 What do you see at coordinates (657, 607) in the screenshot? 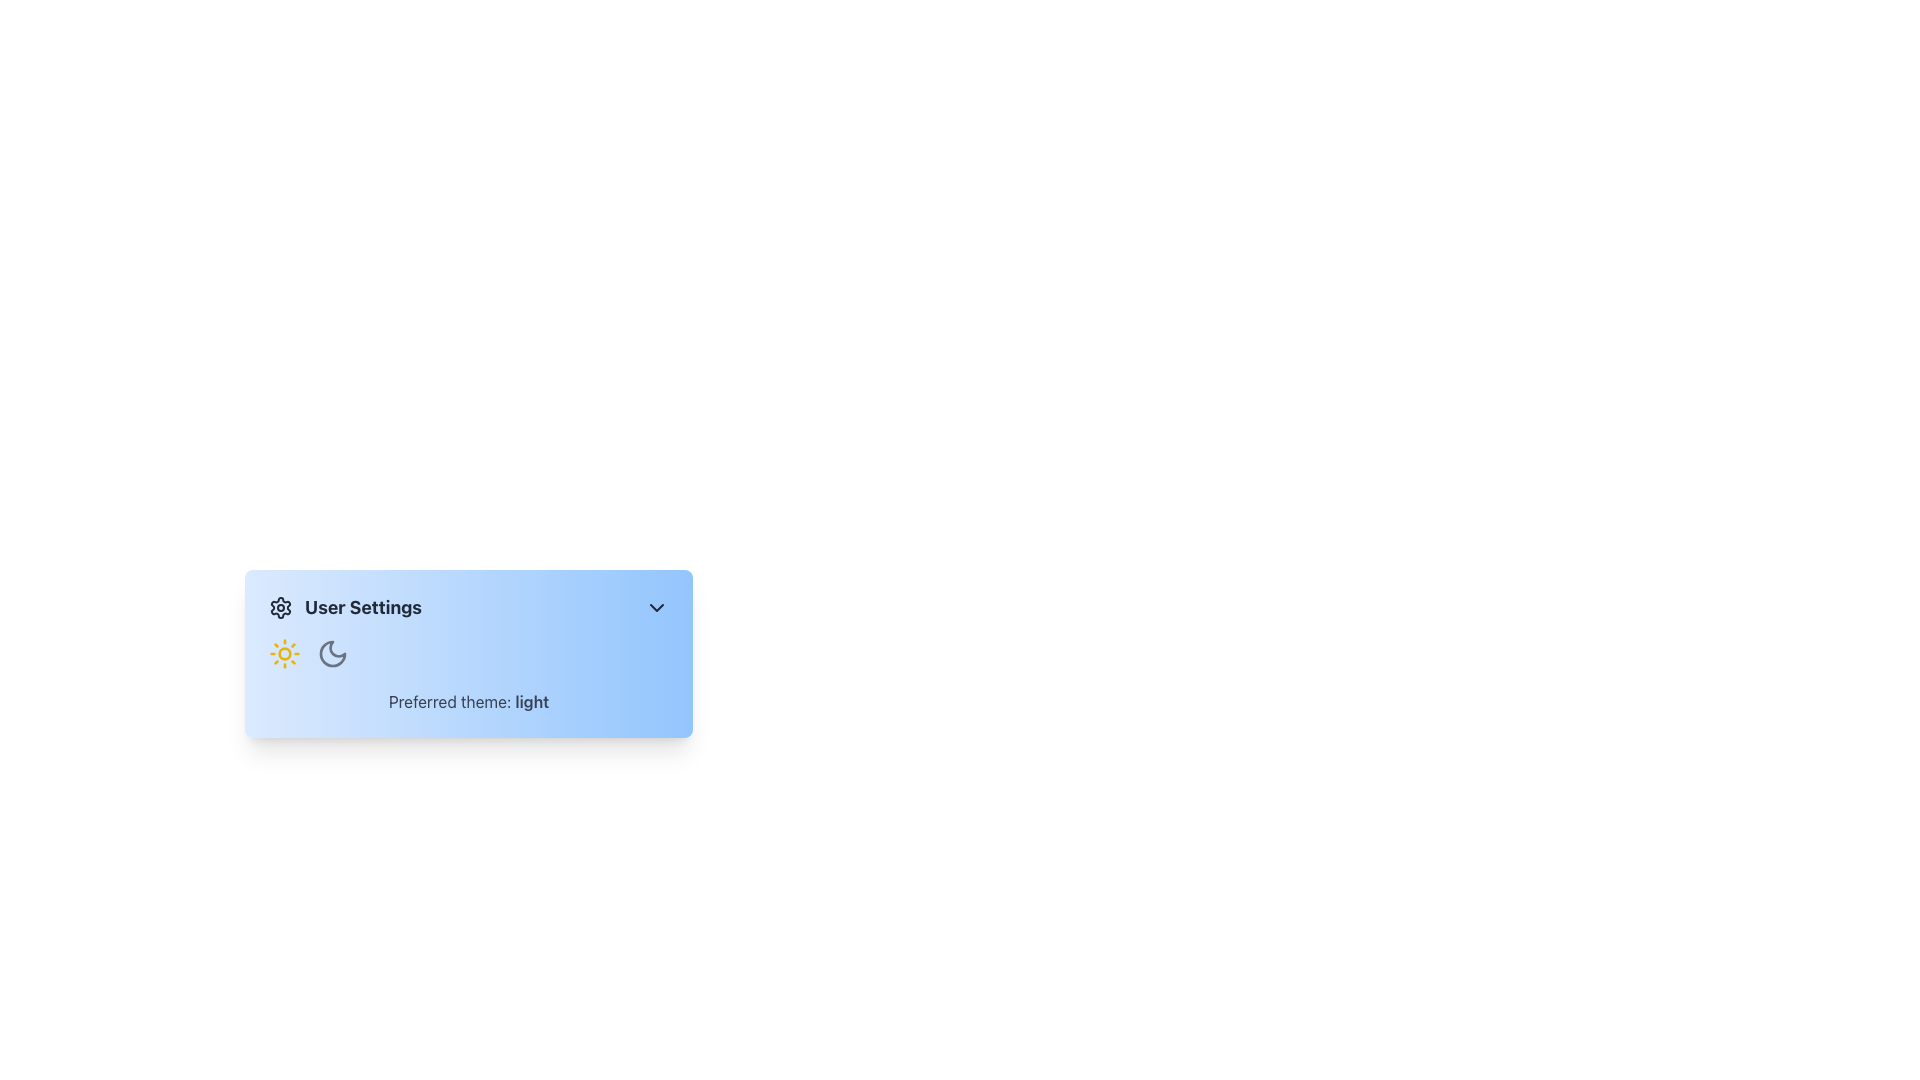
I see `the downward-facing chevron icon in the 'User Settings' section` at bounding box center [657, 607].